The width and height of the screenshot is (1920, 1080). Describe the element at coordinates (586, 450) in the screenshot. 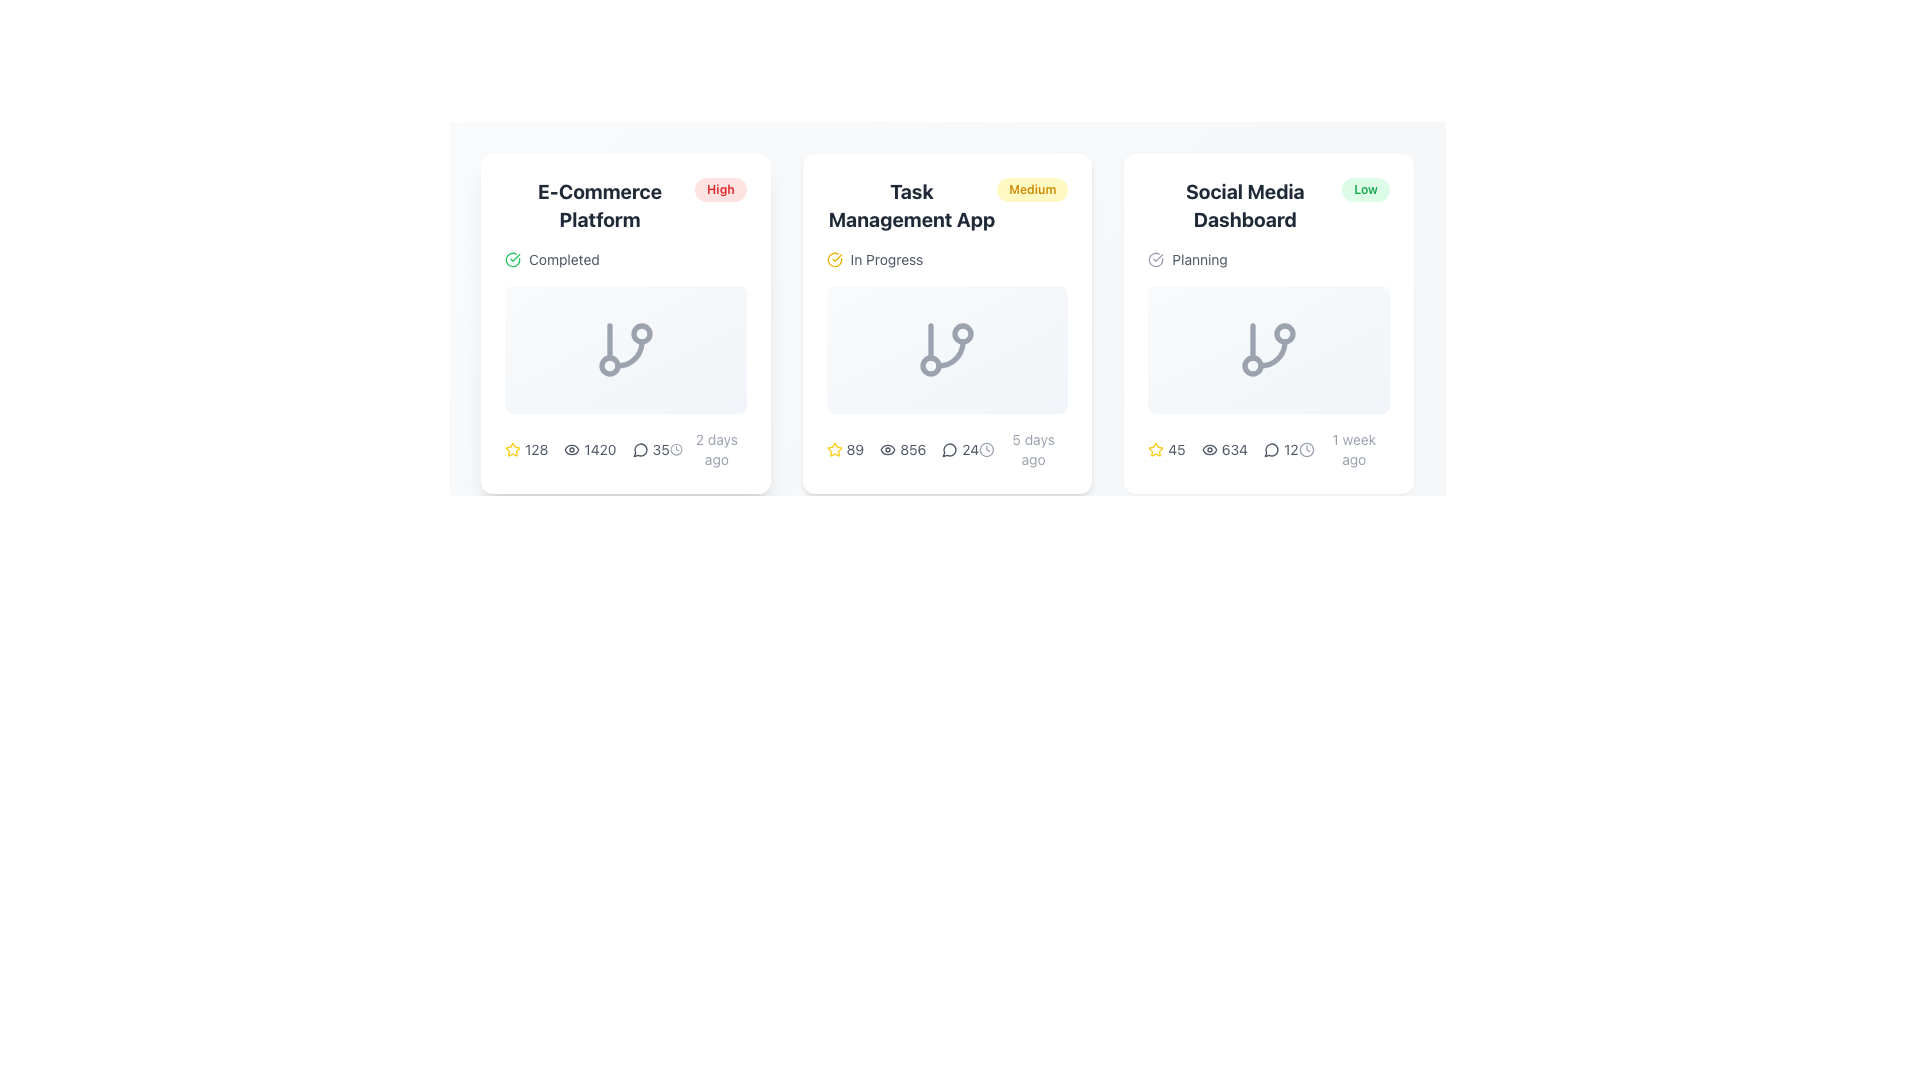

I see `the numeric visibility count displayed in the statistics bar at the bottom of the first card in the E-Commerce Platform layout, located between the star icon and the chat bubble icon` at that location.